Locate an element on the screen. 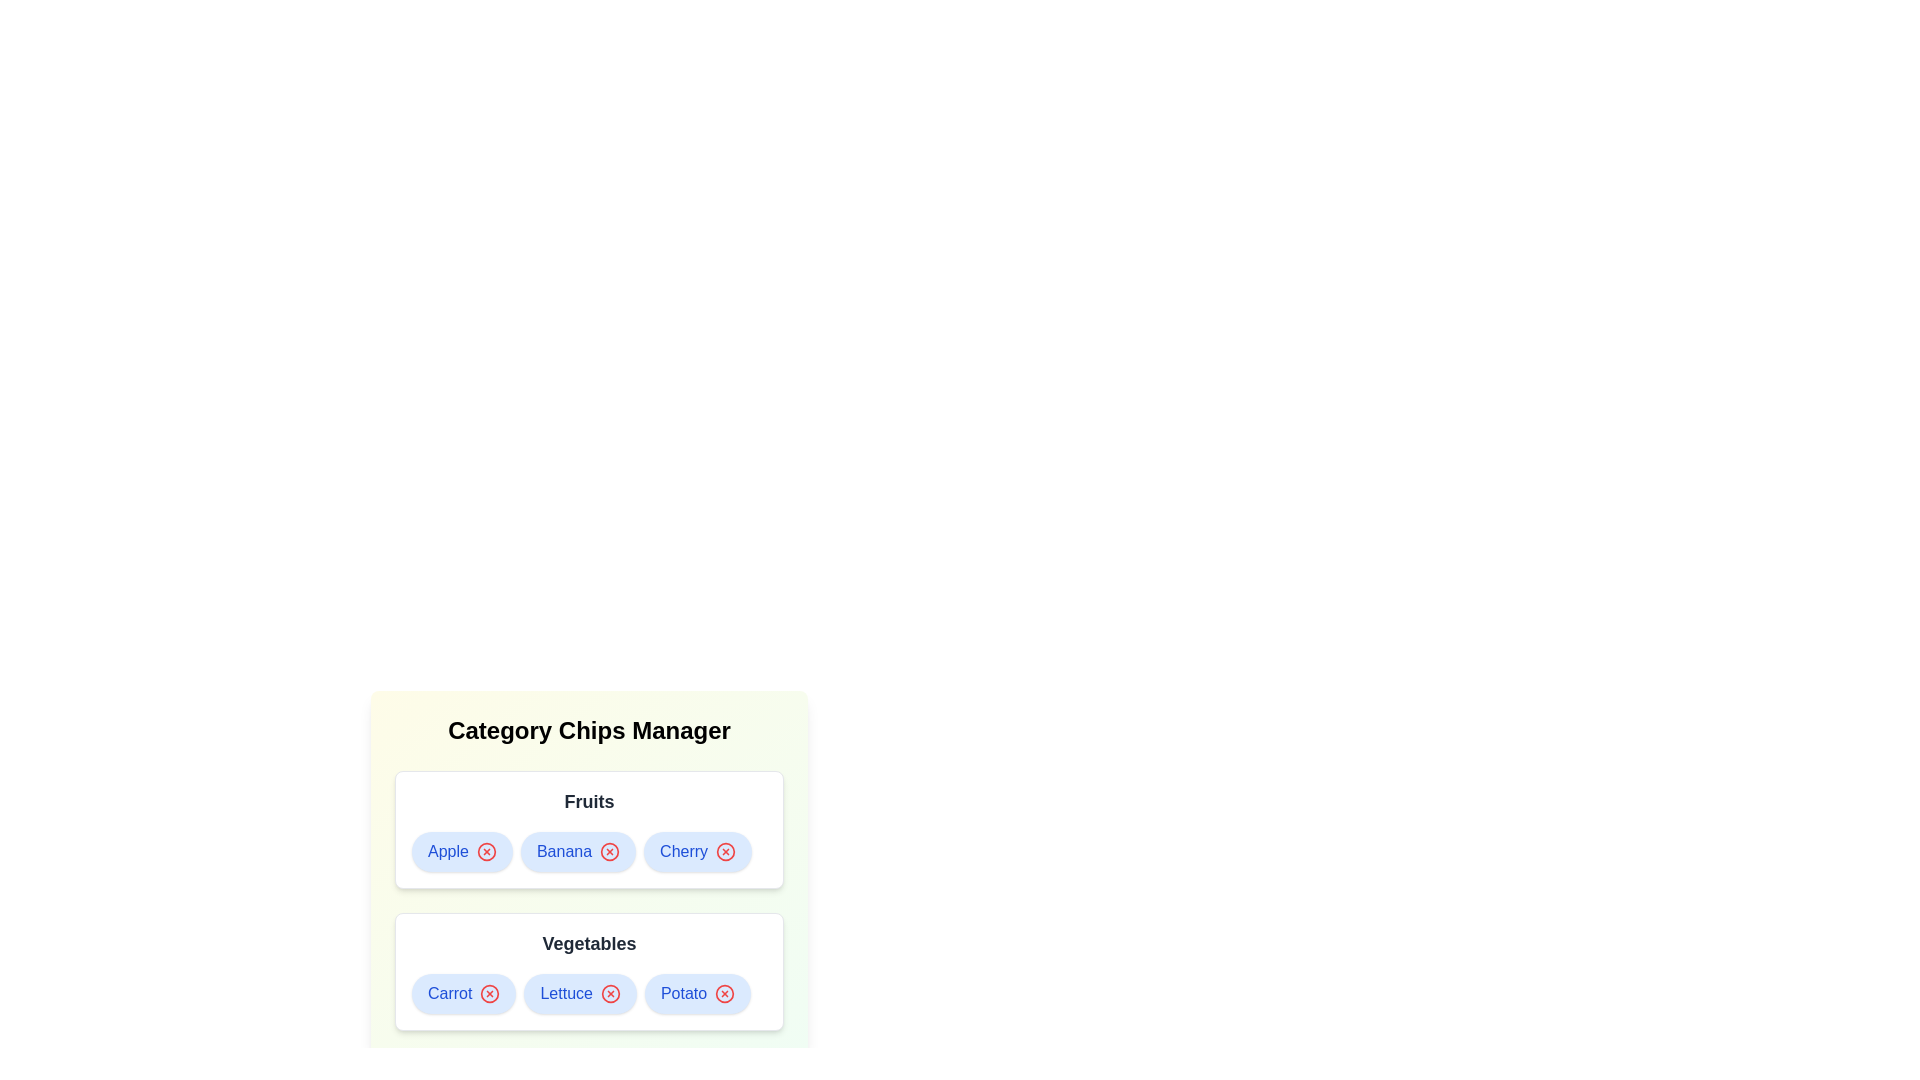  the chip labeled Potato to observe its hover effect is located at coordinates (697, 994).